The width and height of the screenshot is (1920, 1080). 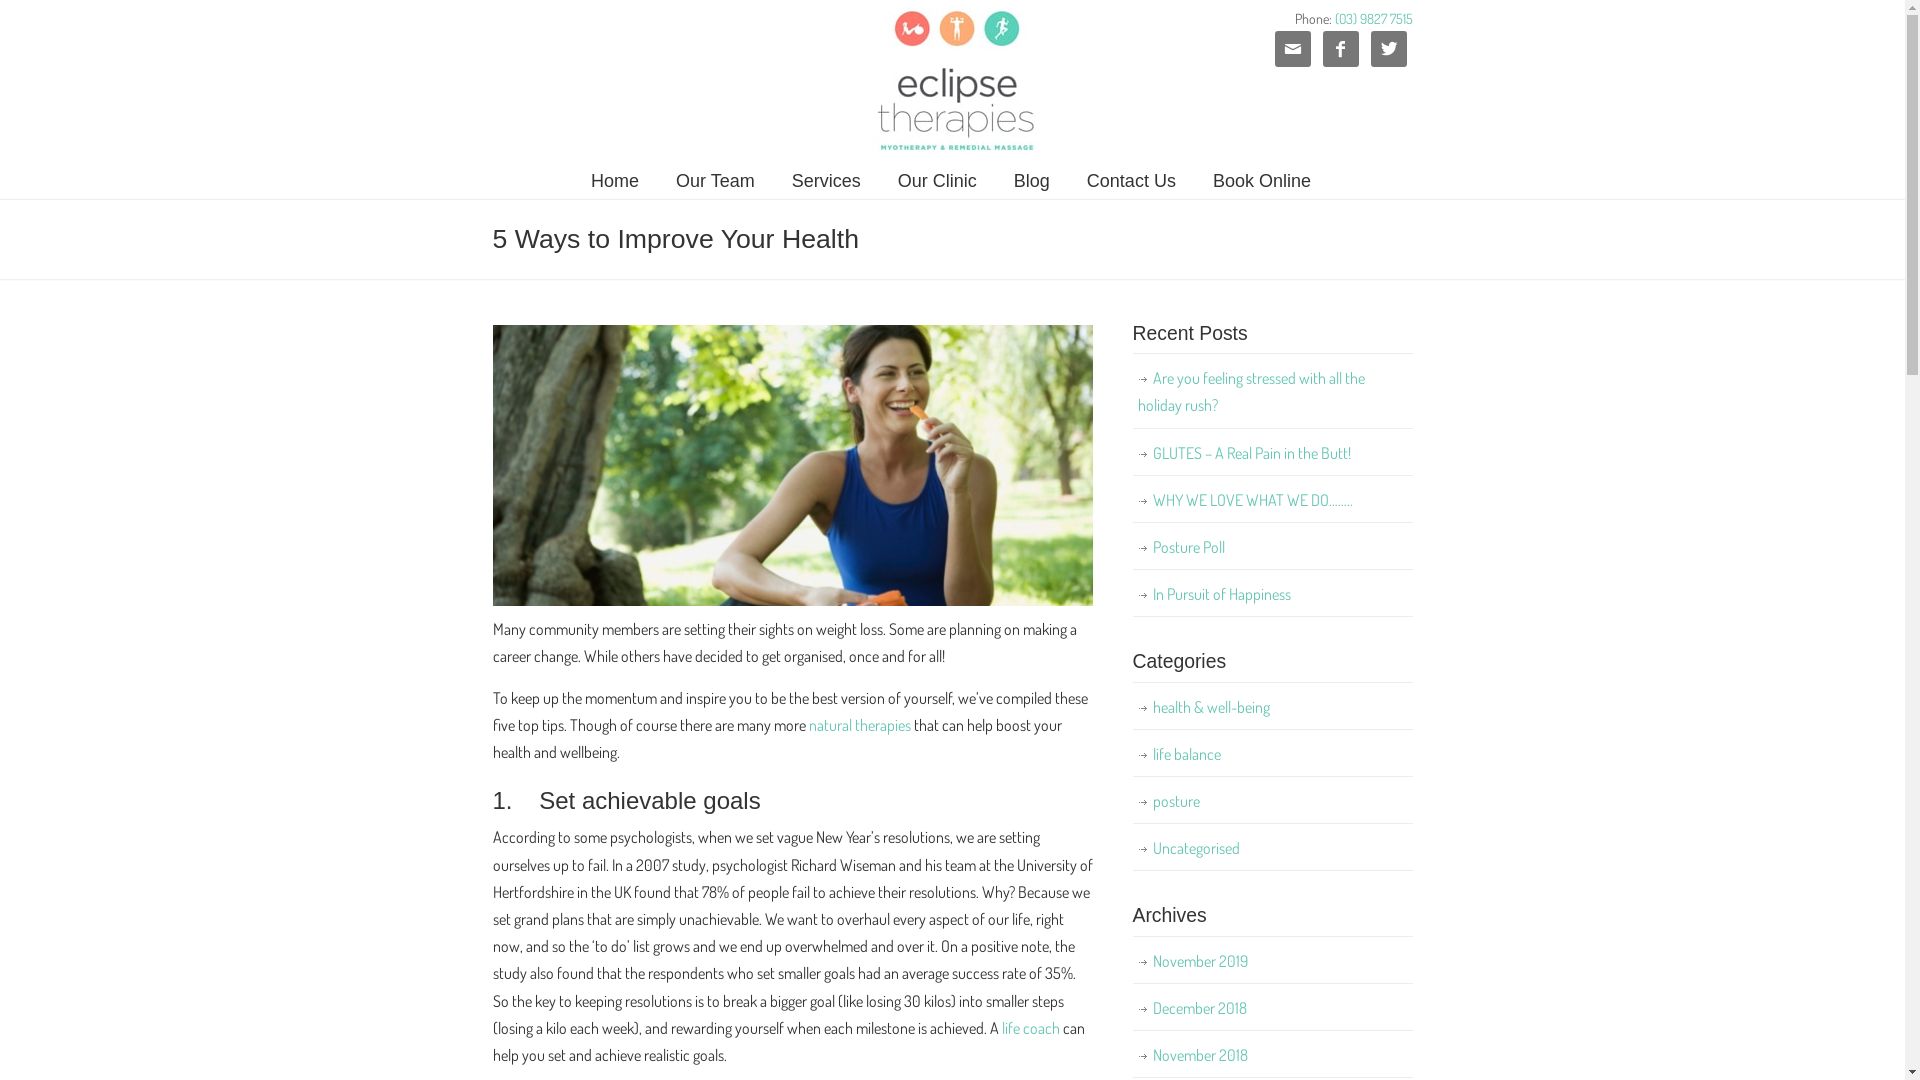 I want to click on 'Eclipse Therapies', so click(x=851, y=80).